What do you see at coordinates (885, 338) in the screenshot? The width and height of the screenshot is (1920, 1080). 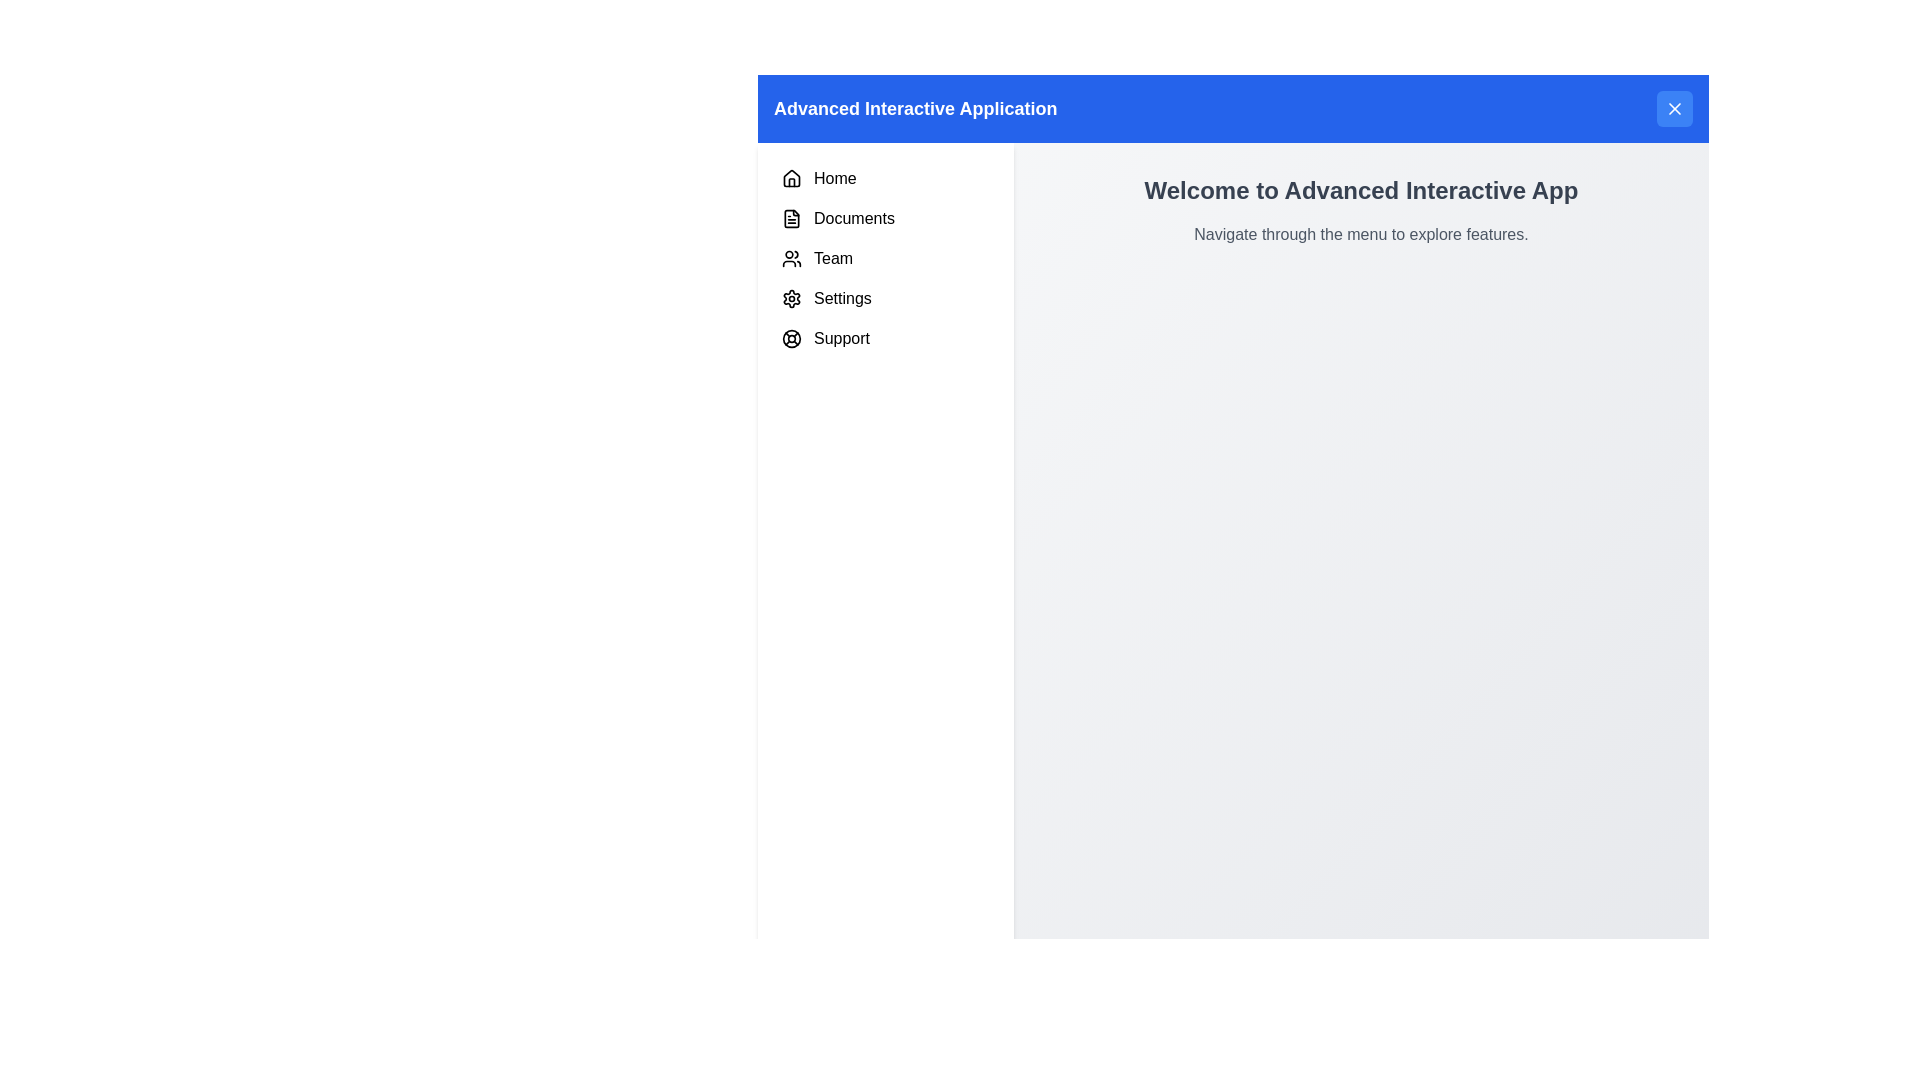 I see `the 'Support' menu item, which is the fifth option in the vertical menu on the left side` at bounding box center [885, 338].